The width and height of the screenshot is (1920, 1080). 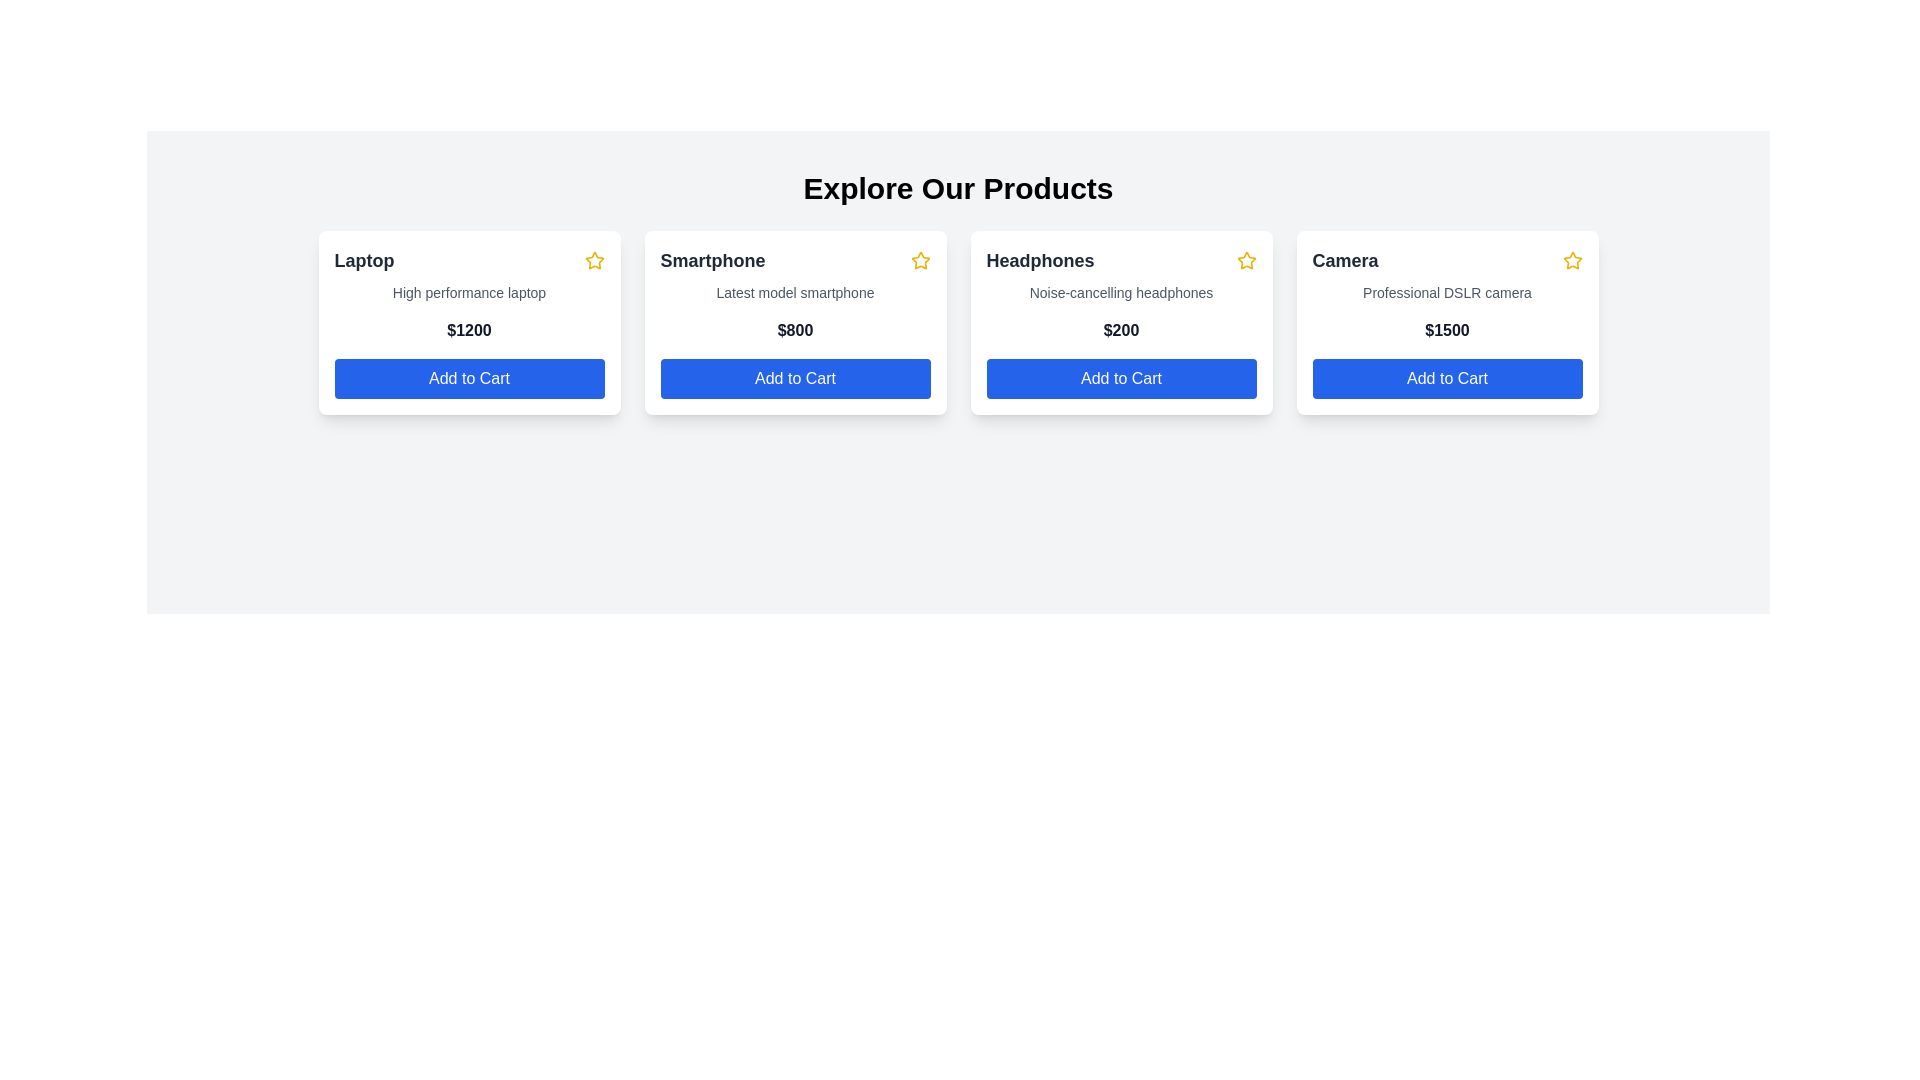 What do you see at coordinates (1571, 259) in the screenshot?
I see `the star icon button located in the top right corner of the 'Camera' product card` at bounding box center [1571, 259].